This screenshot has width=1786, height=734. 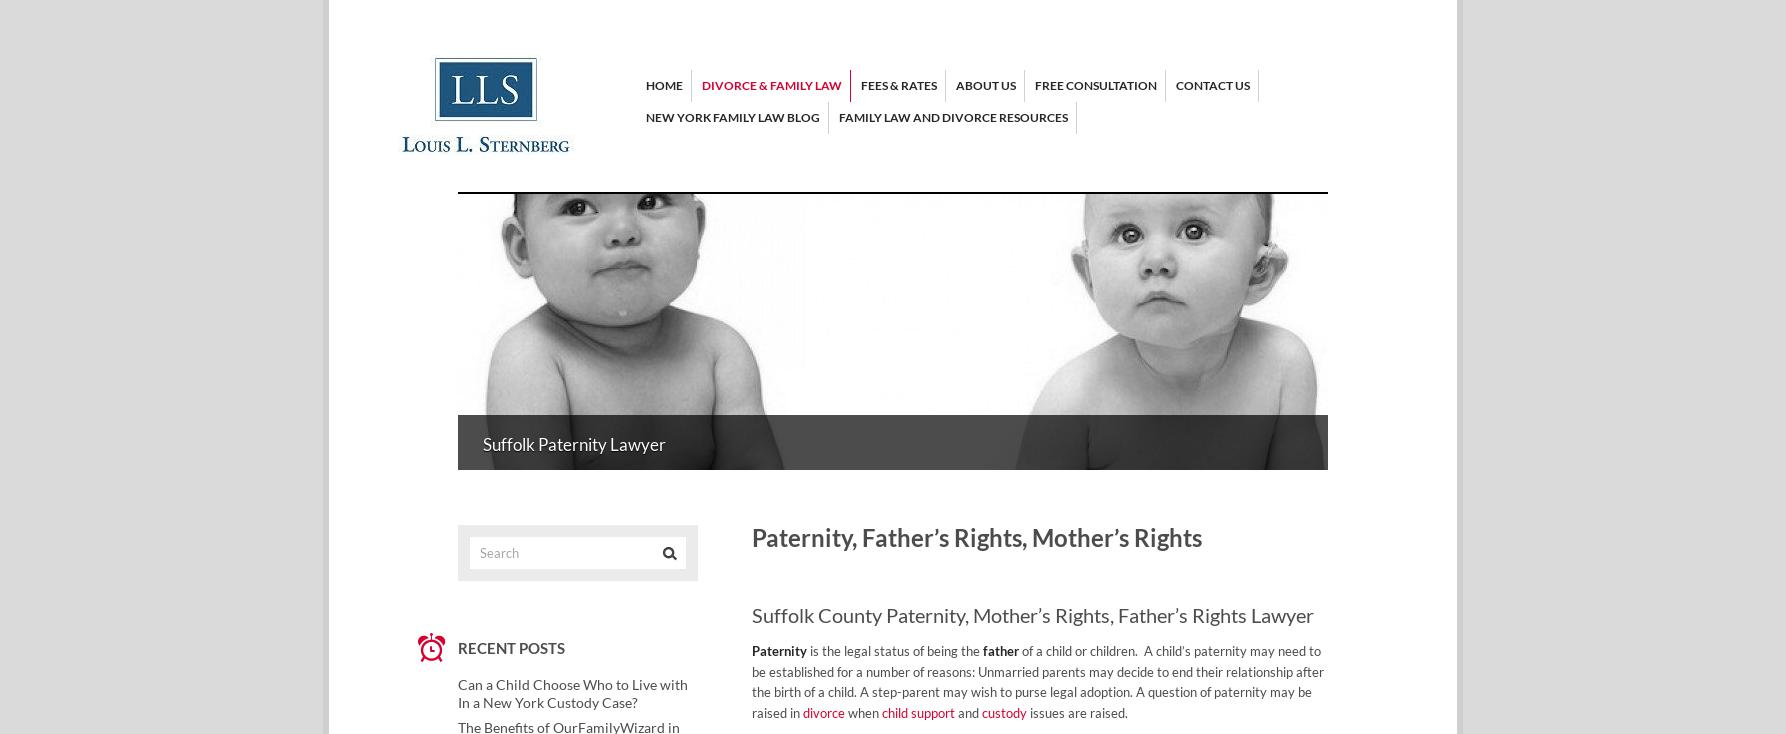 What do you see at coordinates (571, 693) in the screenshot?
I see `'­­­­Can a Child Choose Who to Live with In a New York Custody Case?'` at bounding box center [571, 693].